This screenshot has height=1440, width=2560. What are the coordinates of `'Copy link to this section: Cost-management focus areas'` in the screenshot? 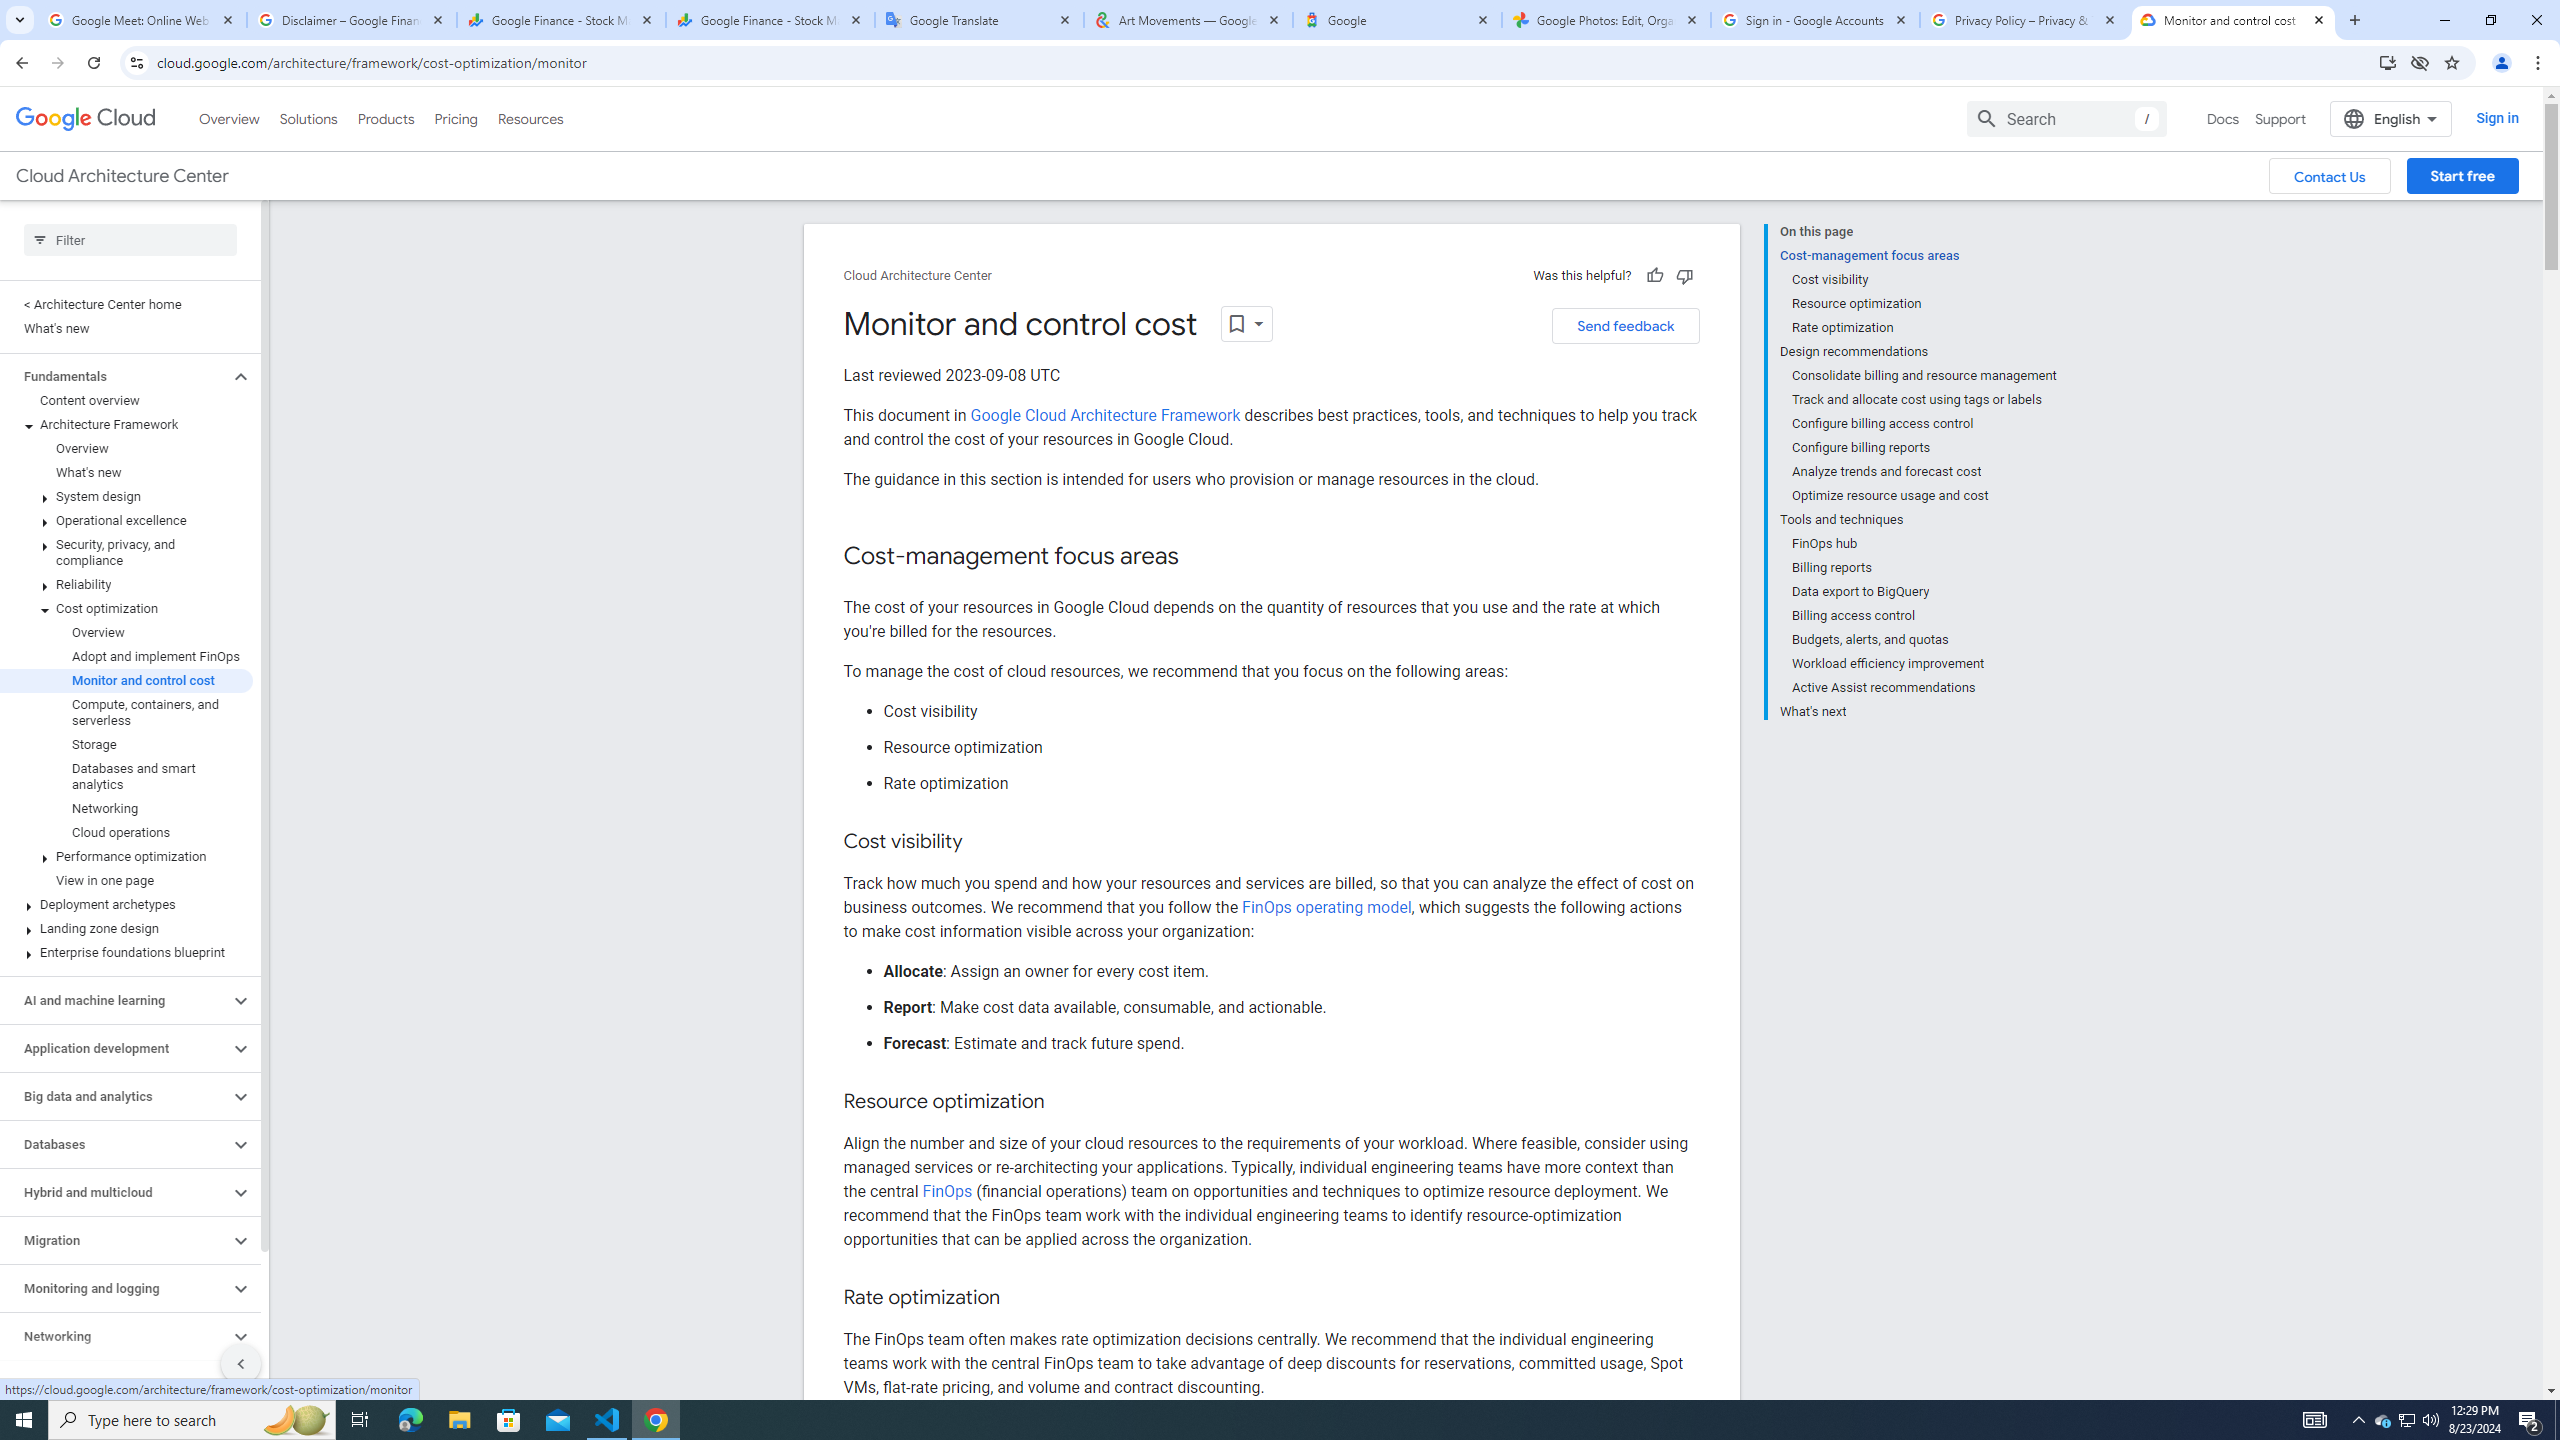 It's located at (1198, 556).